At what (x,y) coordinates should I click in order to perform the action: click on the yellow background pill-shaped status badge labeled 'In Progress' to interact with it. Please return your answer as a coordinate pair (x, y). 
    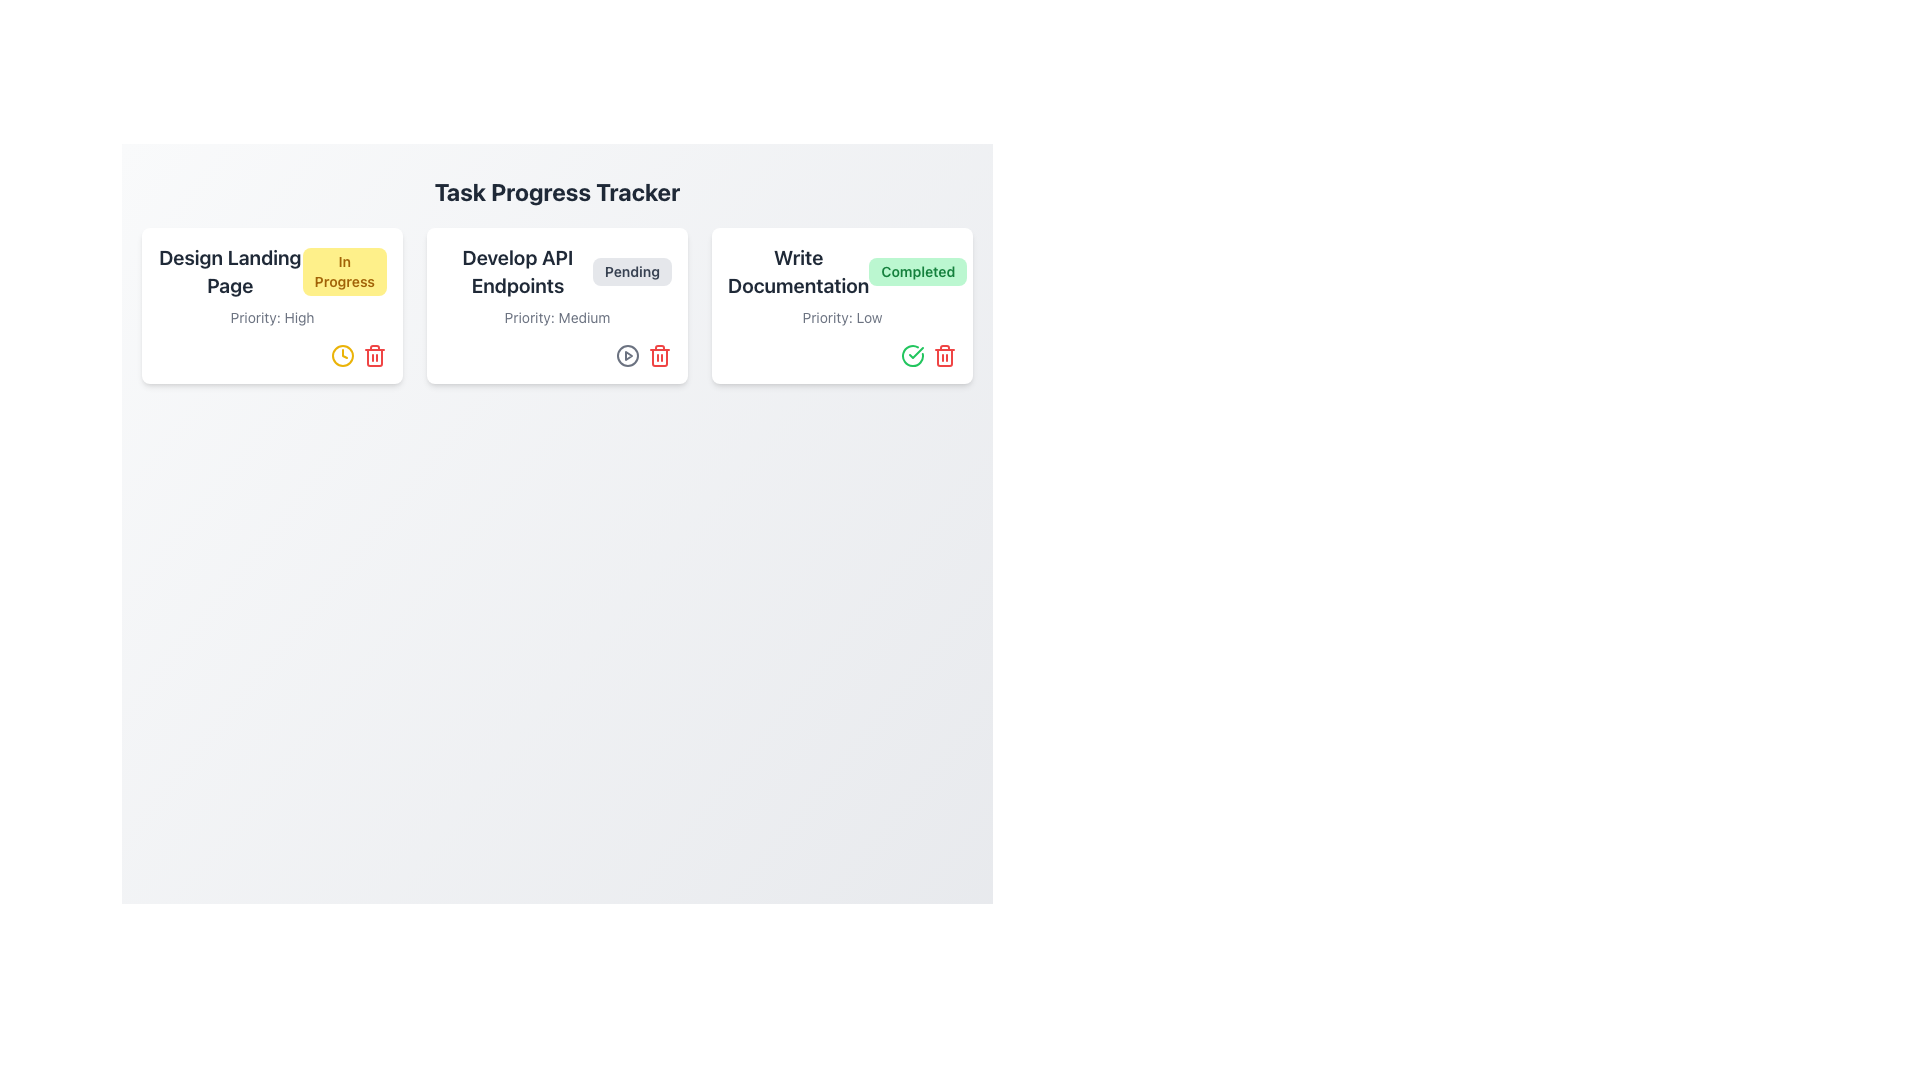
    Looking at the image, I should click on (271, 272).